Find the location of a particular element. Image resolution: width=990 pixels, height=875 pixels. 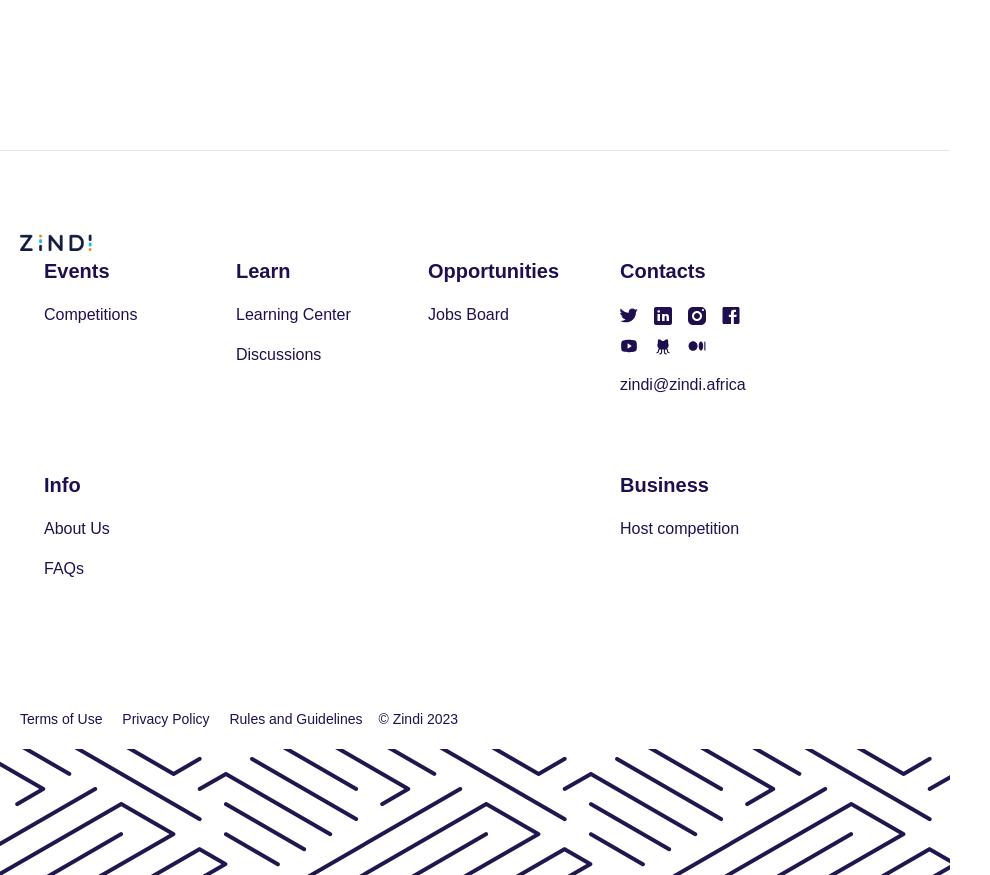

'Business' is located at coordinates (663, 485).